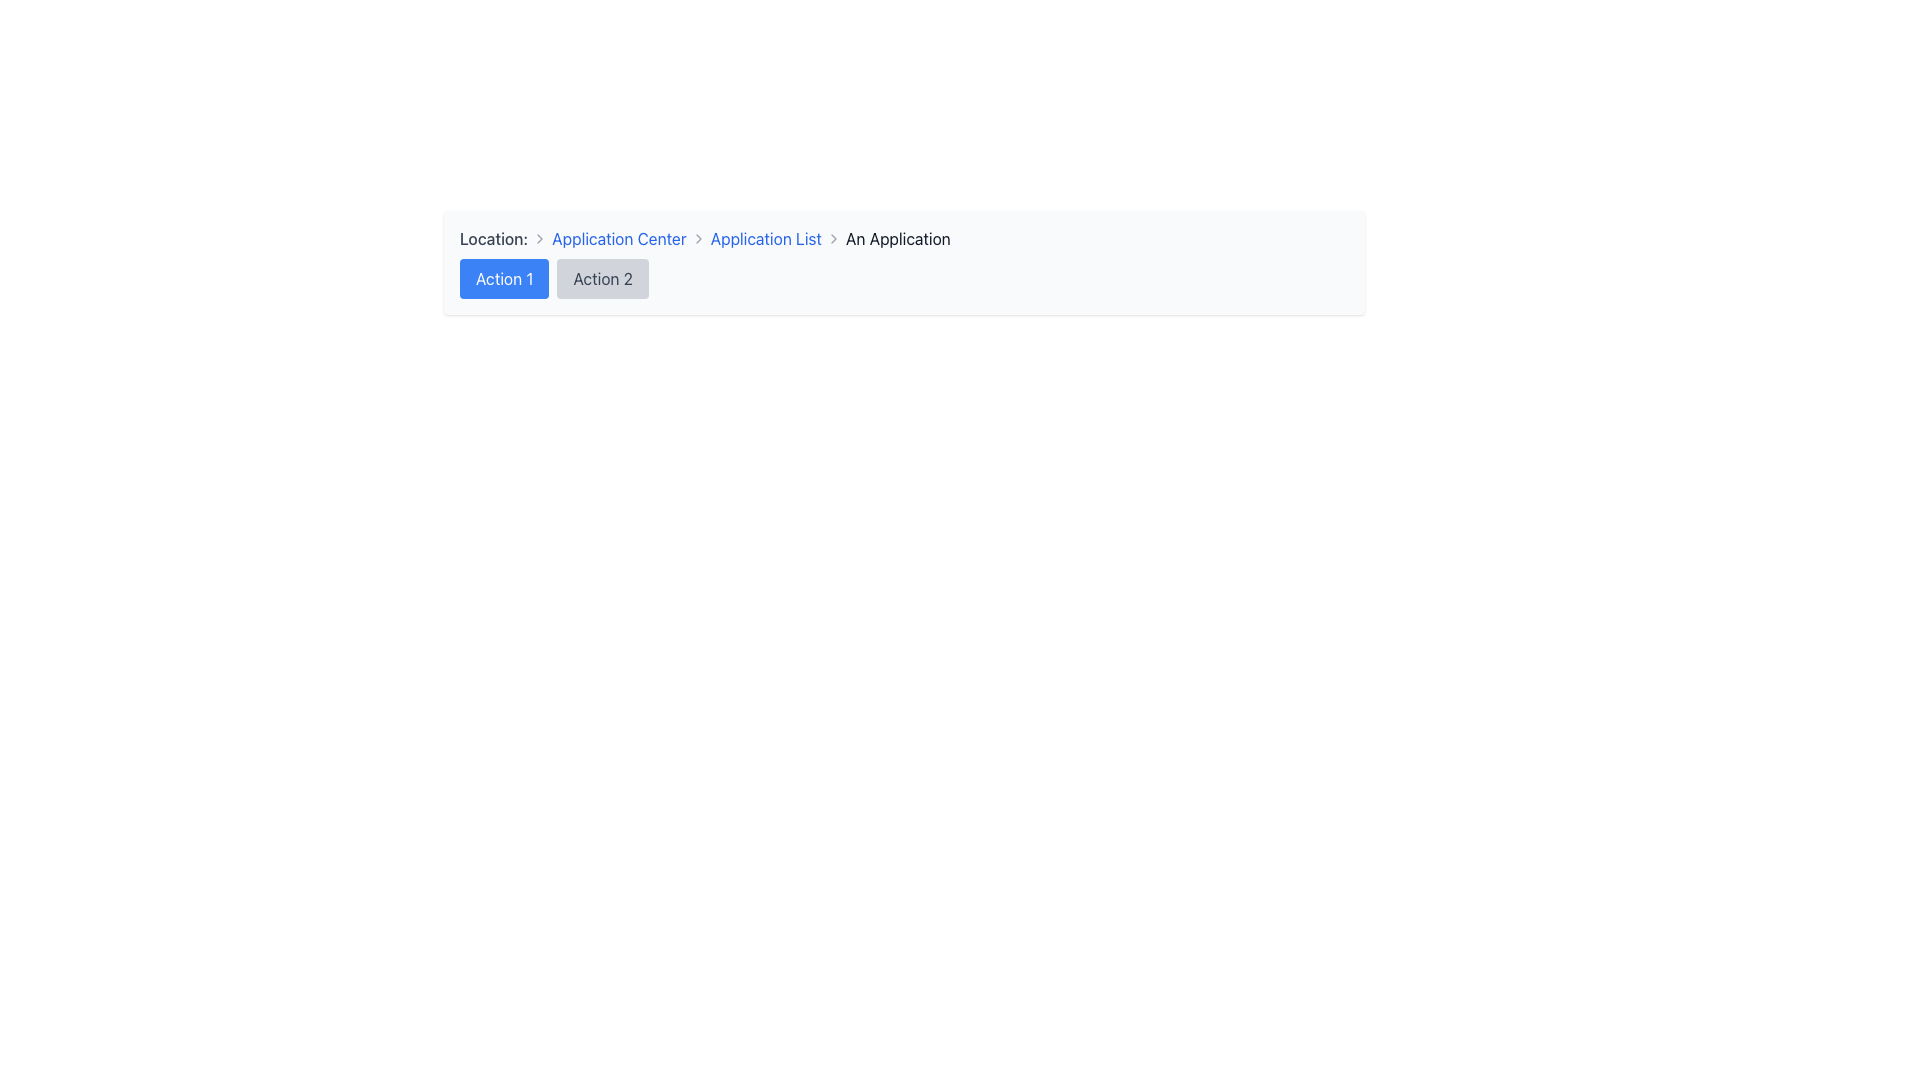 This screenshot has width=1920, height=1080. What do you see at coordinates (897, 238) in the screenshot?
I see `the Static Text Label displaying 'An Application', which is the last item in the breadcrumb navigation bar` at bounding box center [897, 238].